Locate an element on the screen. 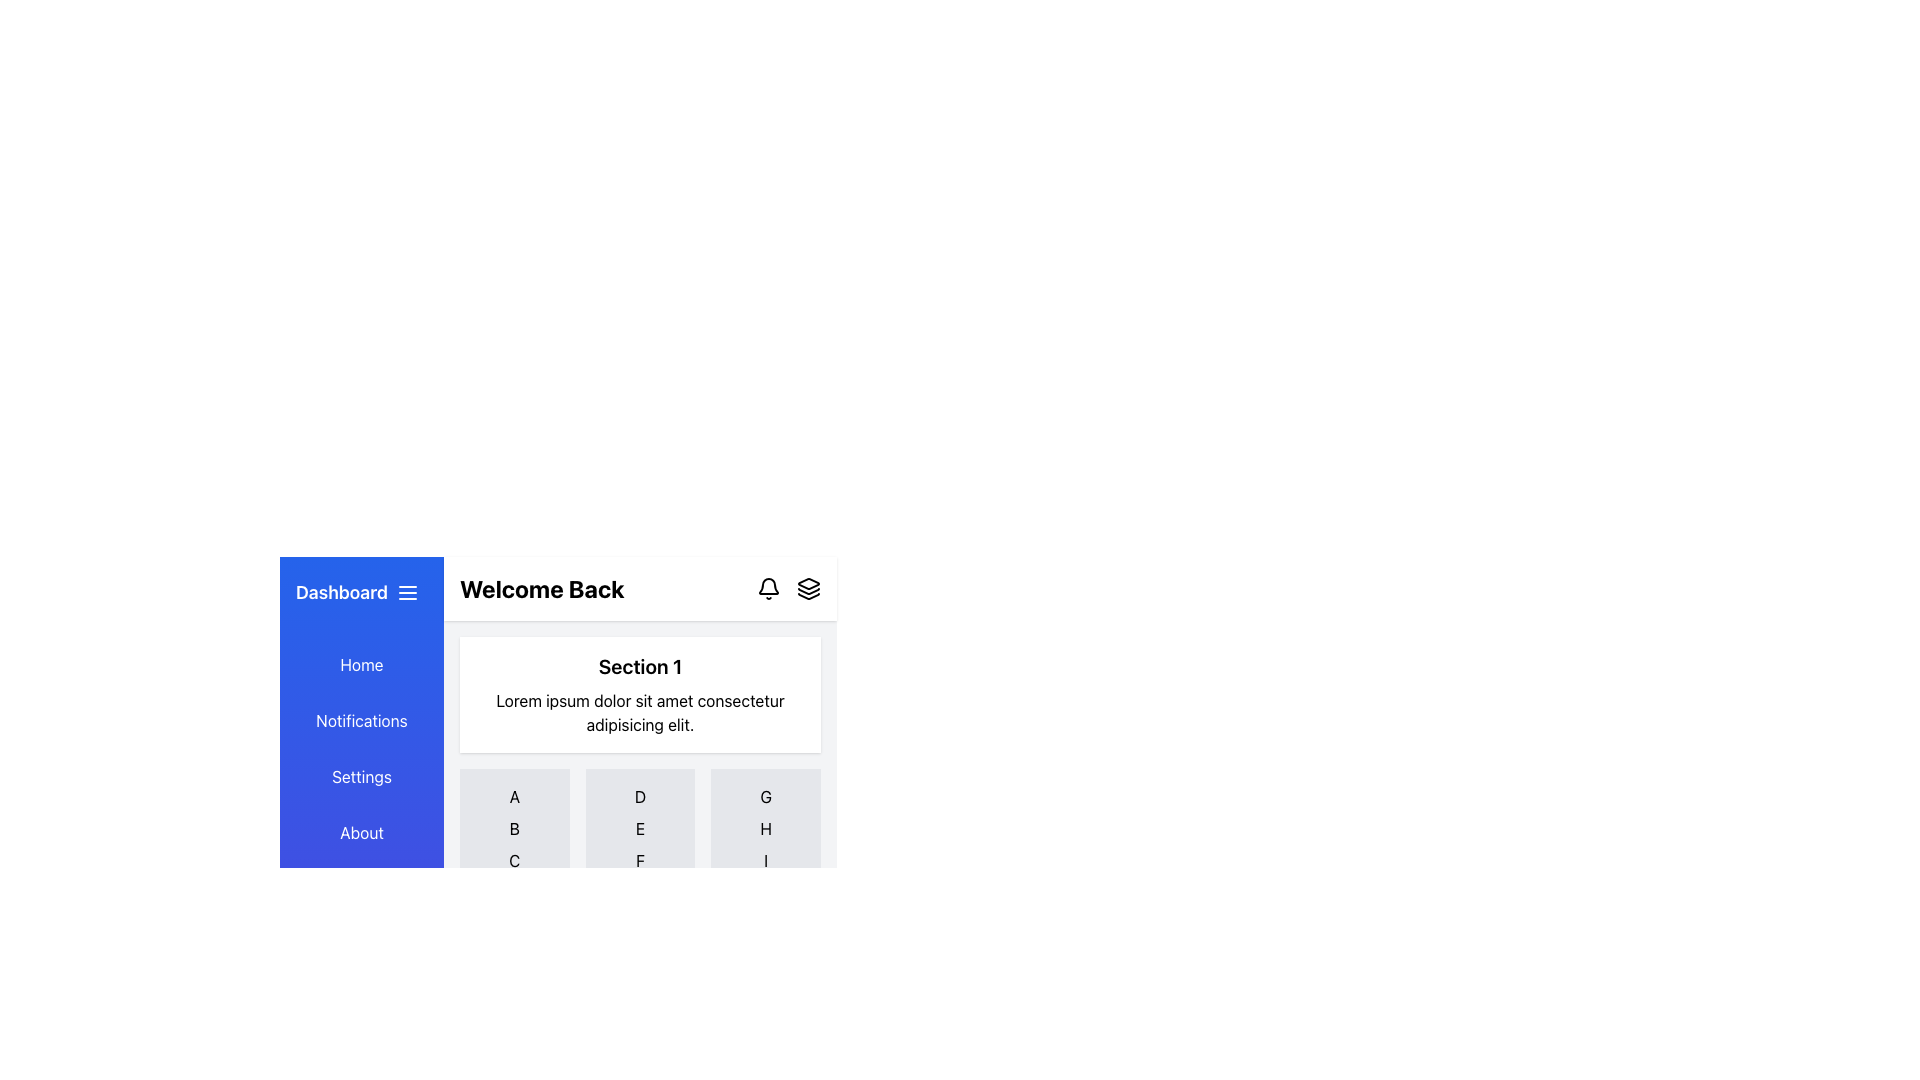 This screenshot has width=1920, height=1080. the text label in the upper-left corner of the dashboard section, which serves as a heading to identify the current location within the application is located at coordinates (341, 592).